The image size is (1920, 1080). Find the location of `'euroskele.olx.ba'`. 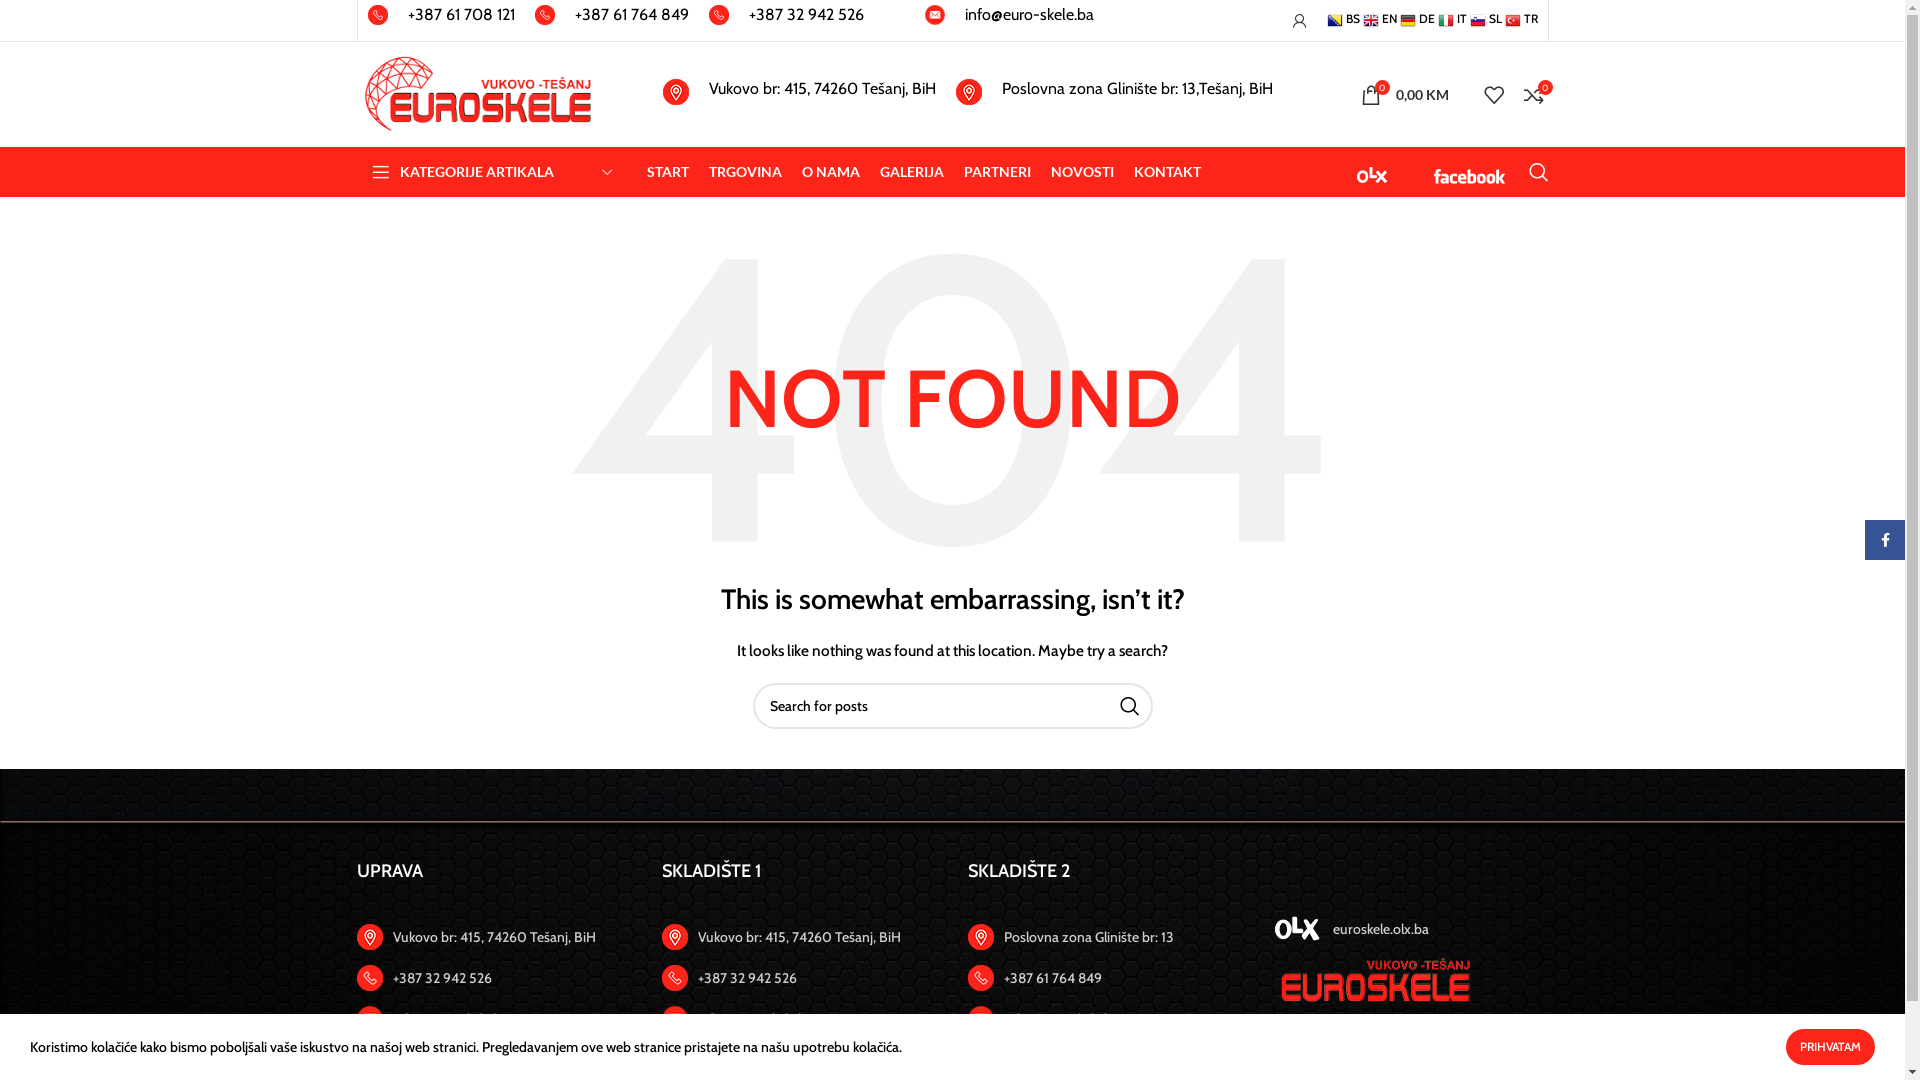

'euroskele.olx.ba' is located at coordinates (1410, 929).